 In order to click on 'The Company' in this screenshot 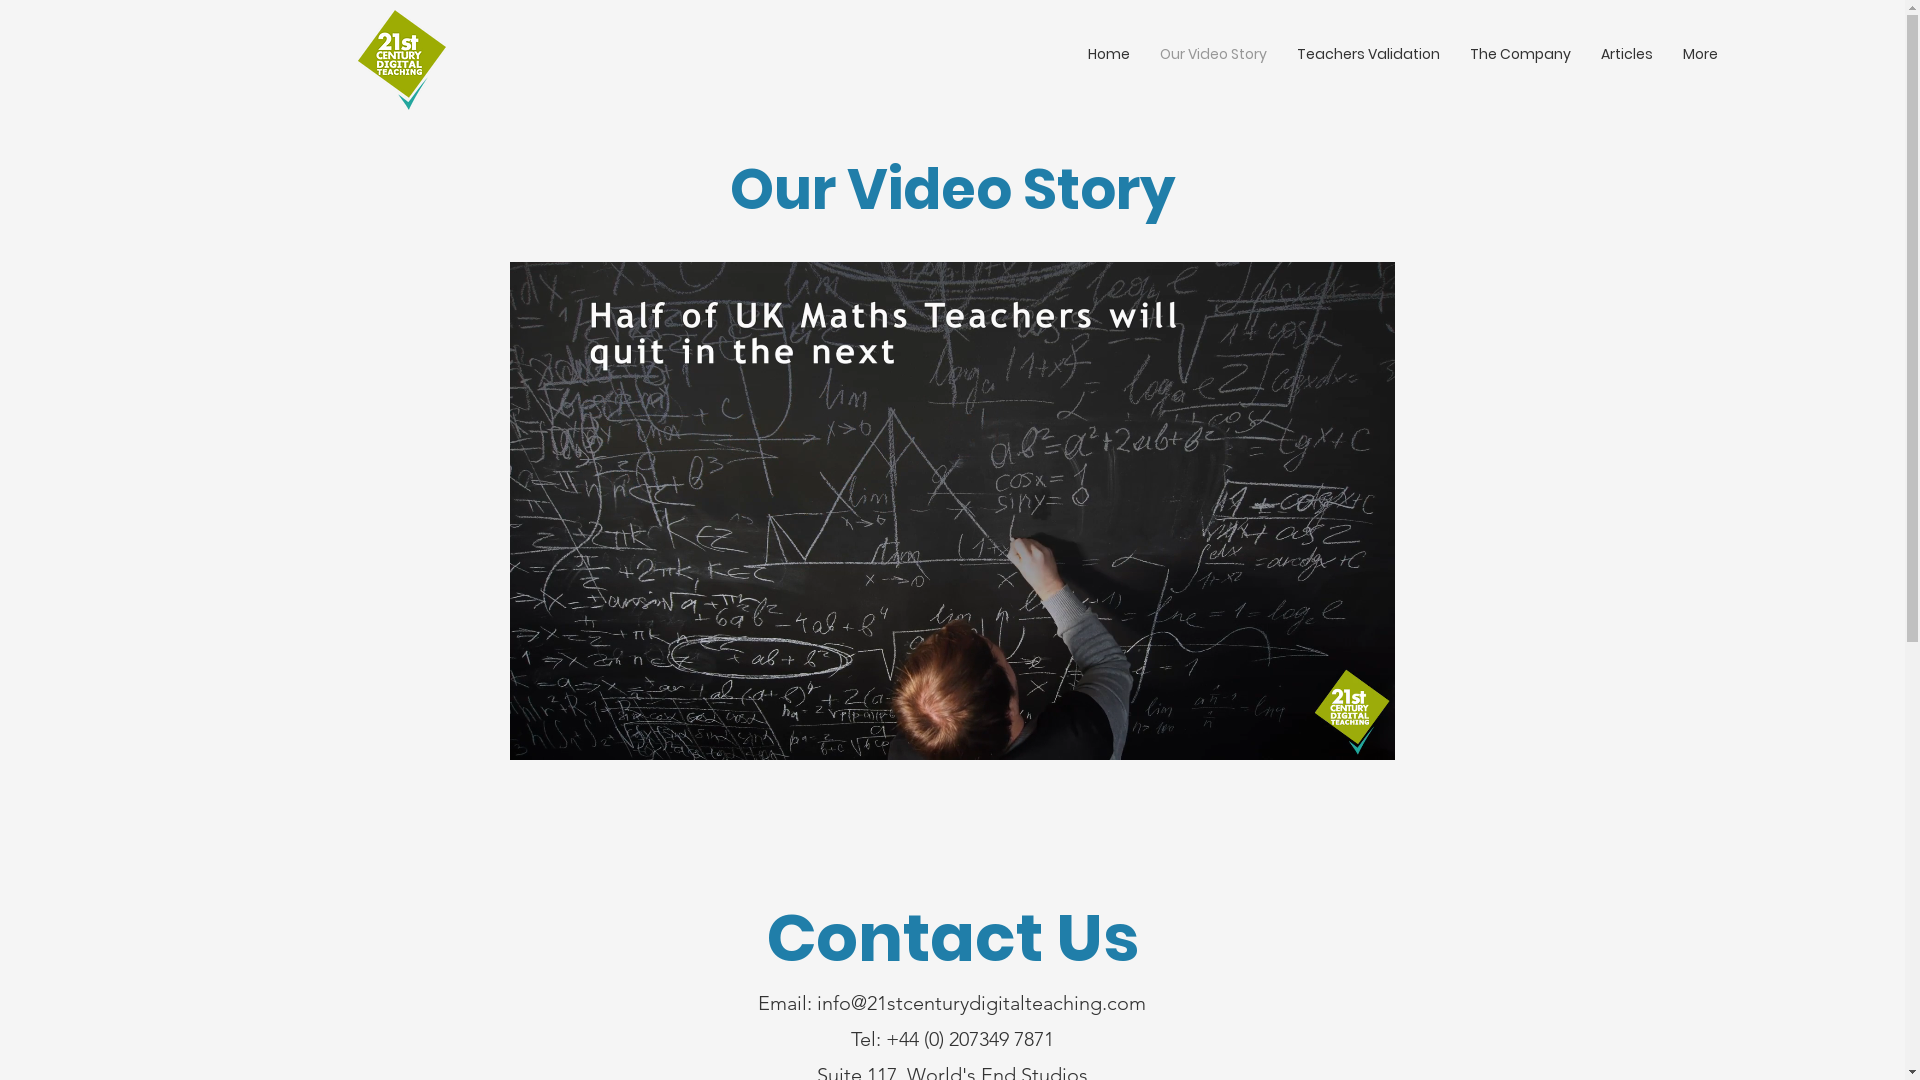, I will do `click(1520, 53)`.